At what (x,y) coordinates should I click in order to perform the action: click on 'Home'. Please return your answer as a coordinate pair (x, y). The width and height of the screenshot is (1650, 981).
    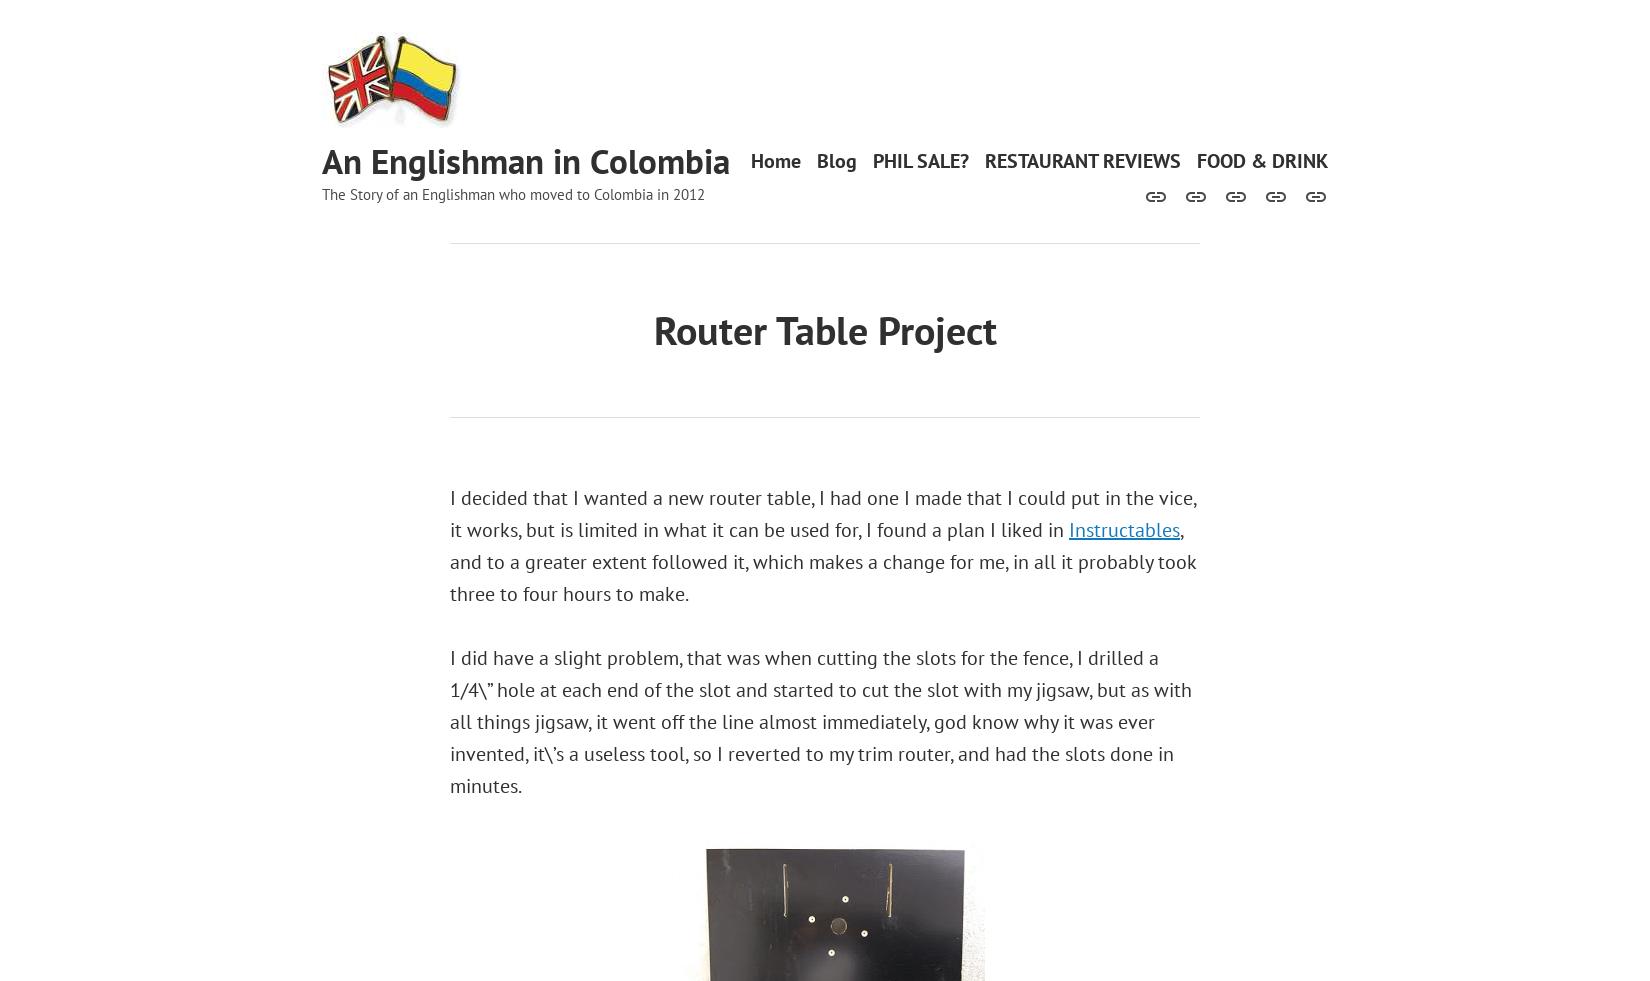
    Looking at the image, I should click on (774, 159).